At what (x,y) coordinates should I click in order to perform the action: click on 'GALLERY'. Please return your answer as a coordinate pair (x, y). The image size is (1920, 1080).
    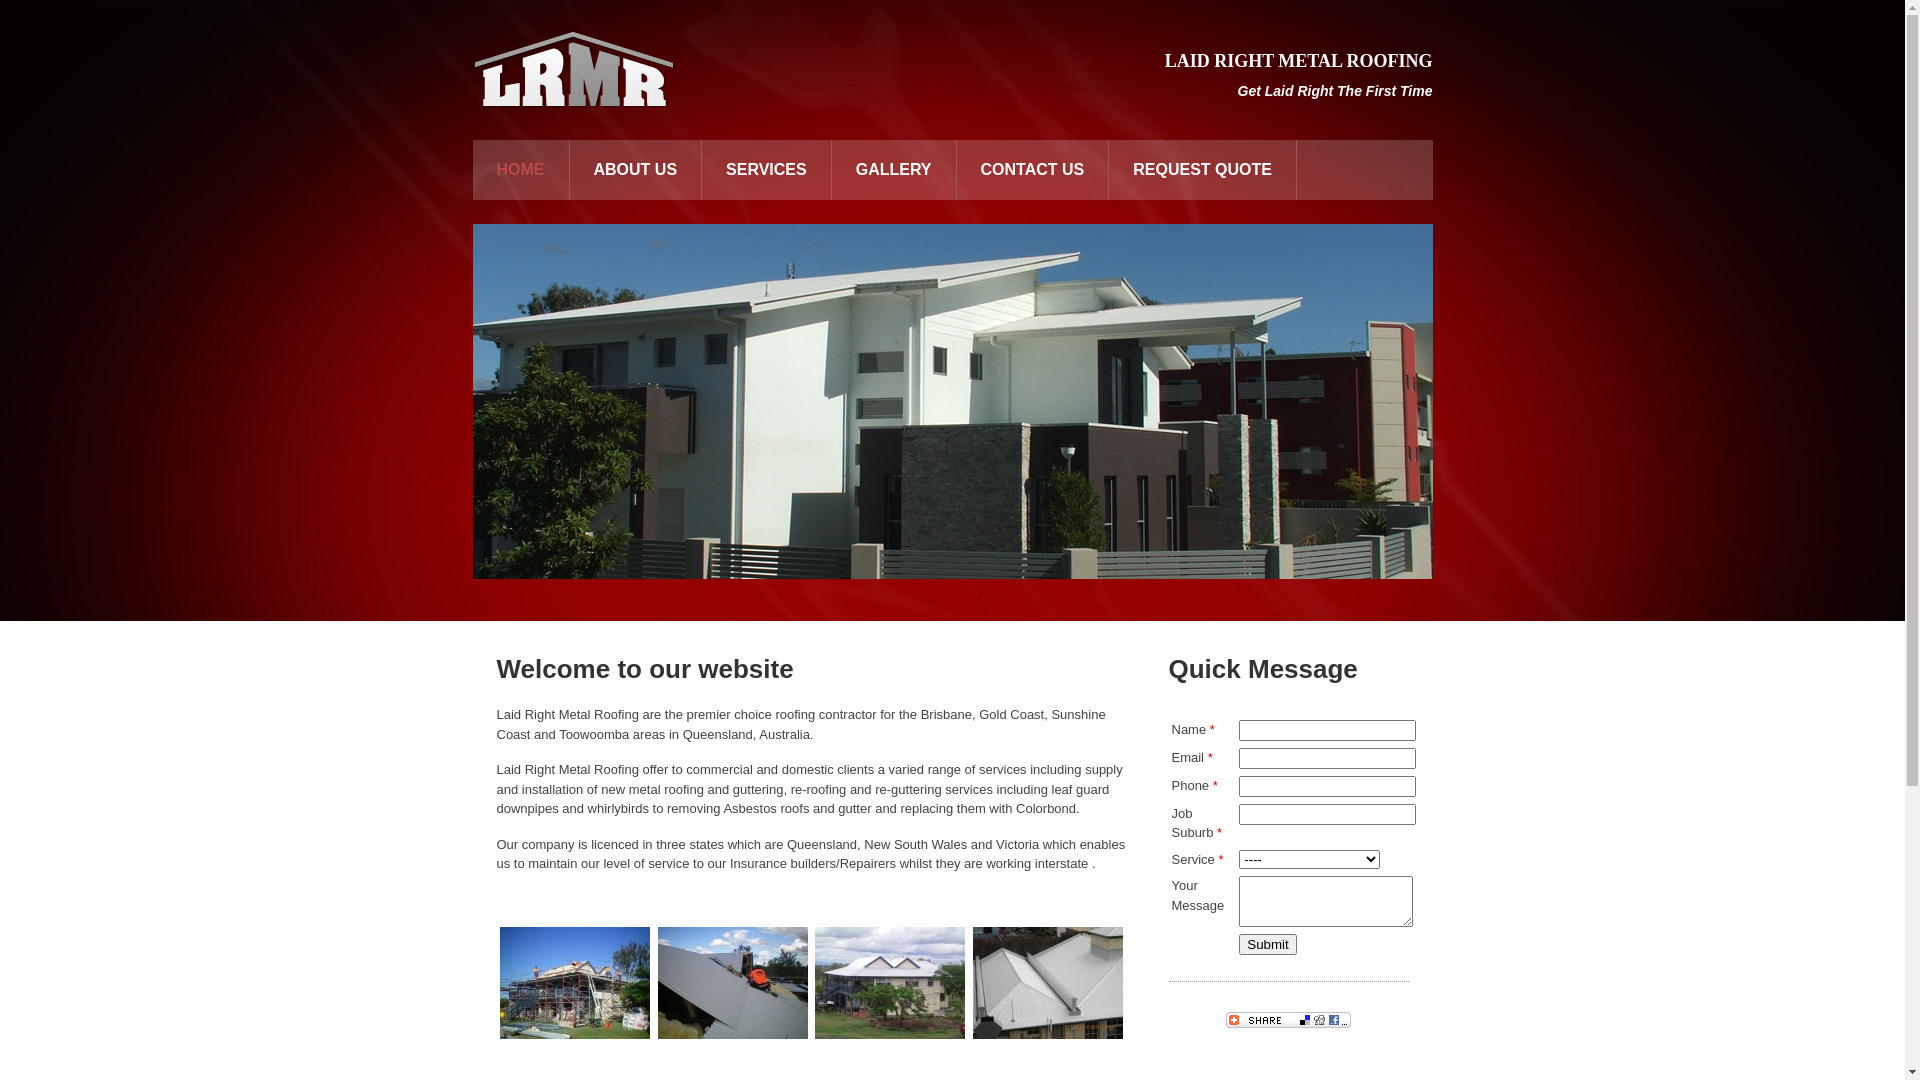
    Looking at the image, I should click on (892, 168).